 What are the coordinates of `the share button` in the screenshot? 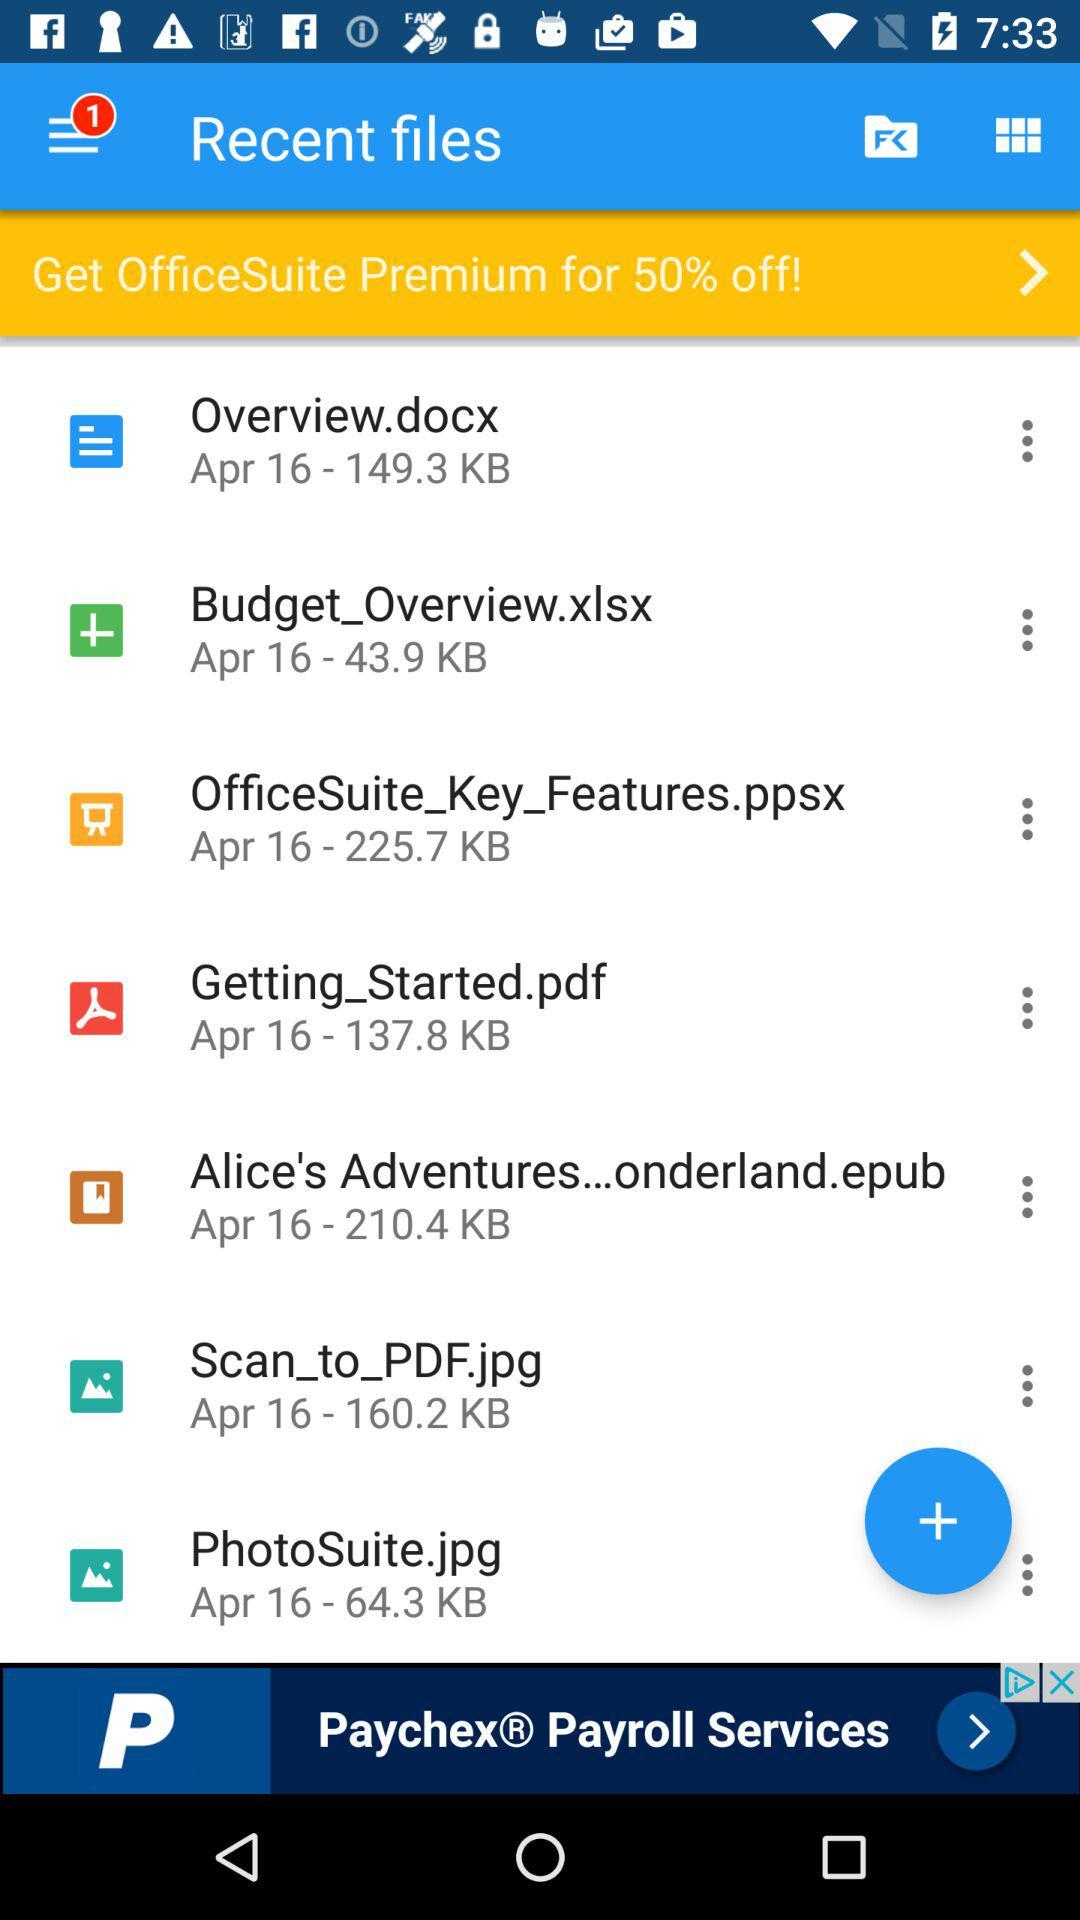 It's located at (1027, 1385).